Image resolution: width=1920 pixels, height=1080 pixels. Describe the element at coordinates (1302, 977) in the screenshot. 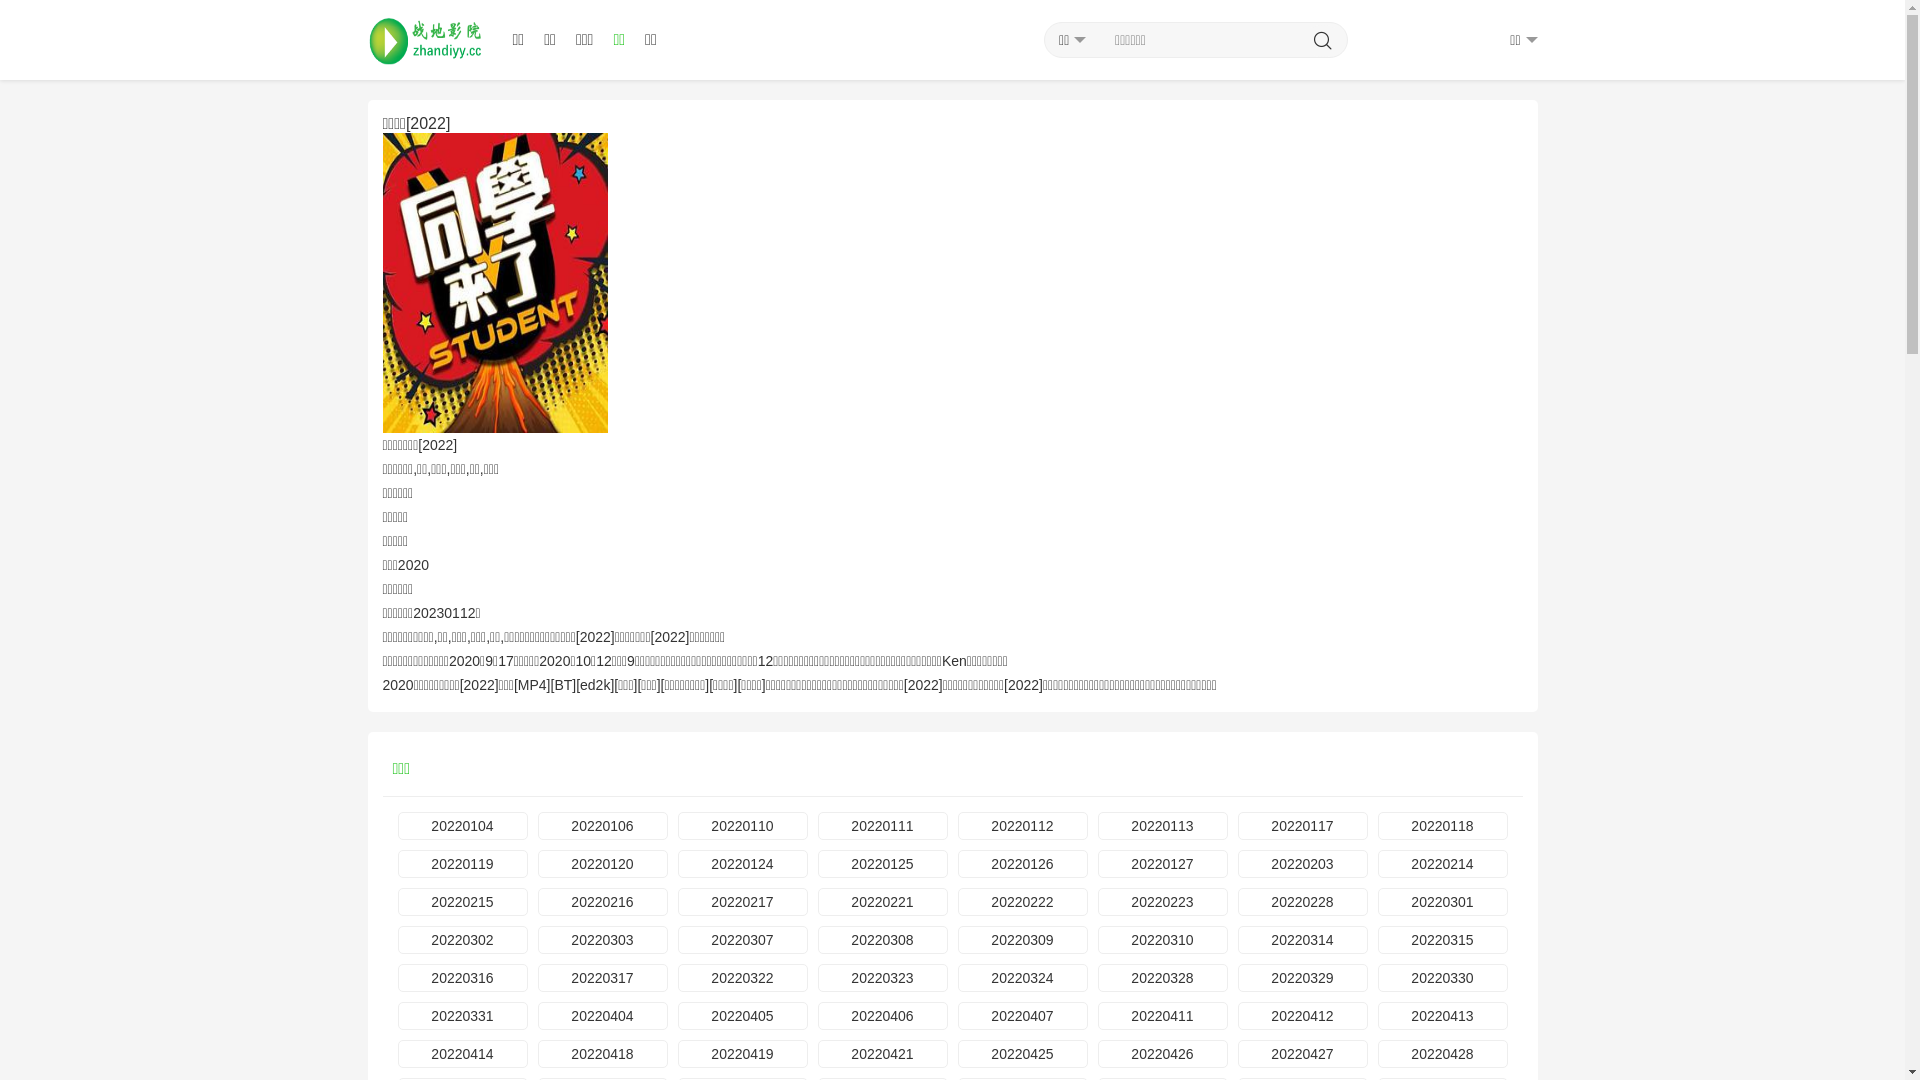

I see `'20220329'` at that location.